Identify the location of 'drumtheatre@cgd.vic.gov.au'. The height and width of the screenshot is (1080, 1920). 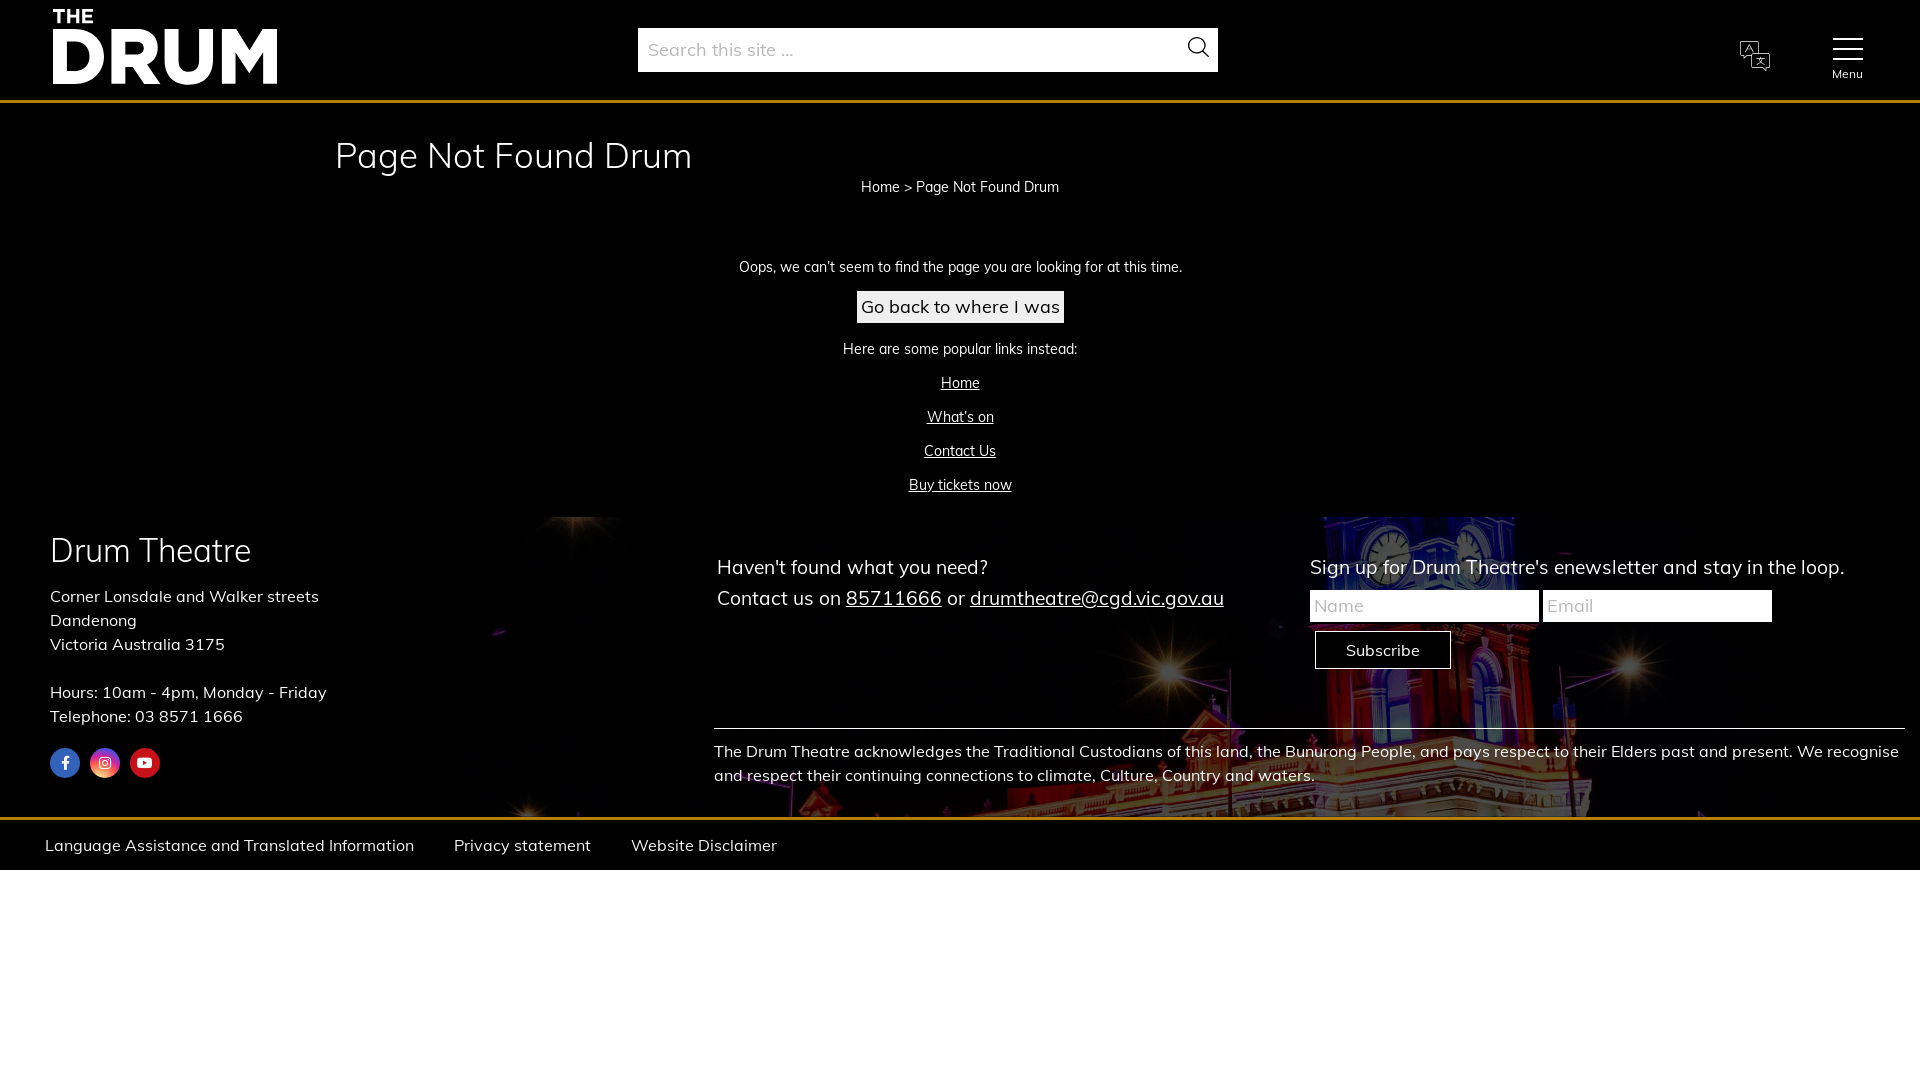
(1096, 596).